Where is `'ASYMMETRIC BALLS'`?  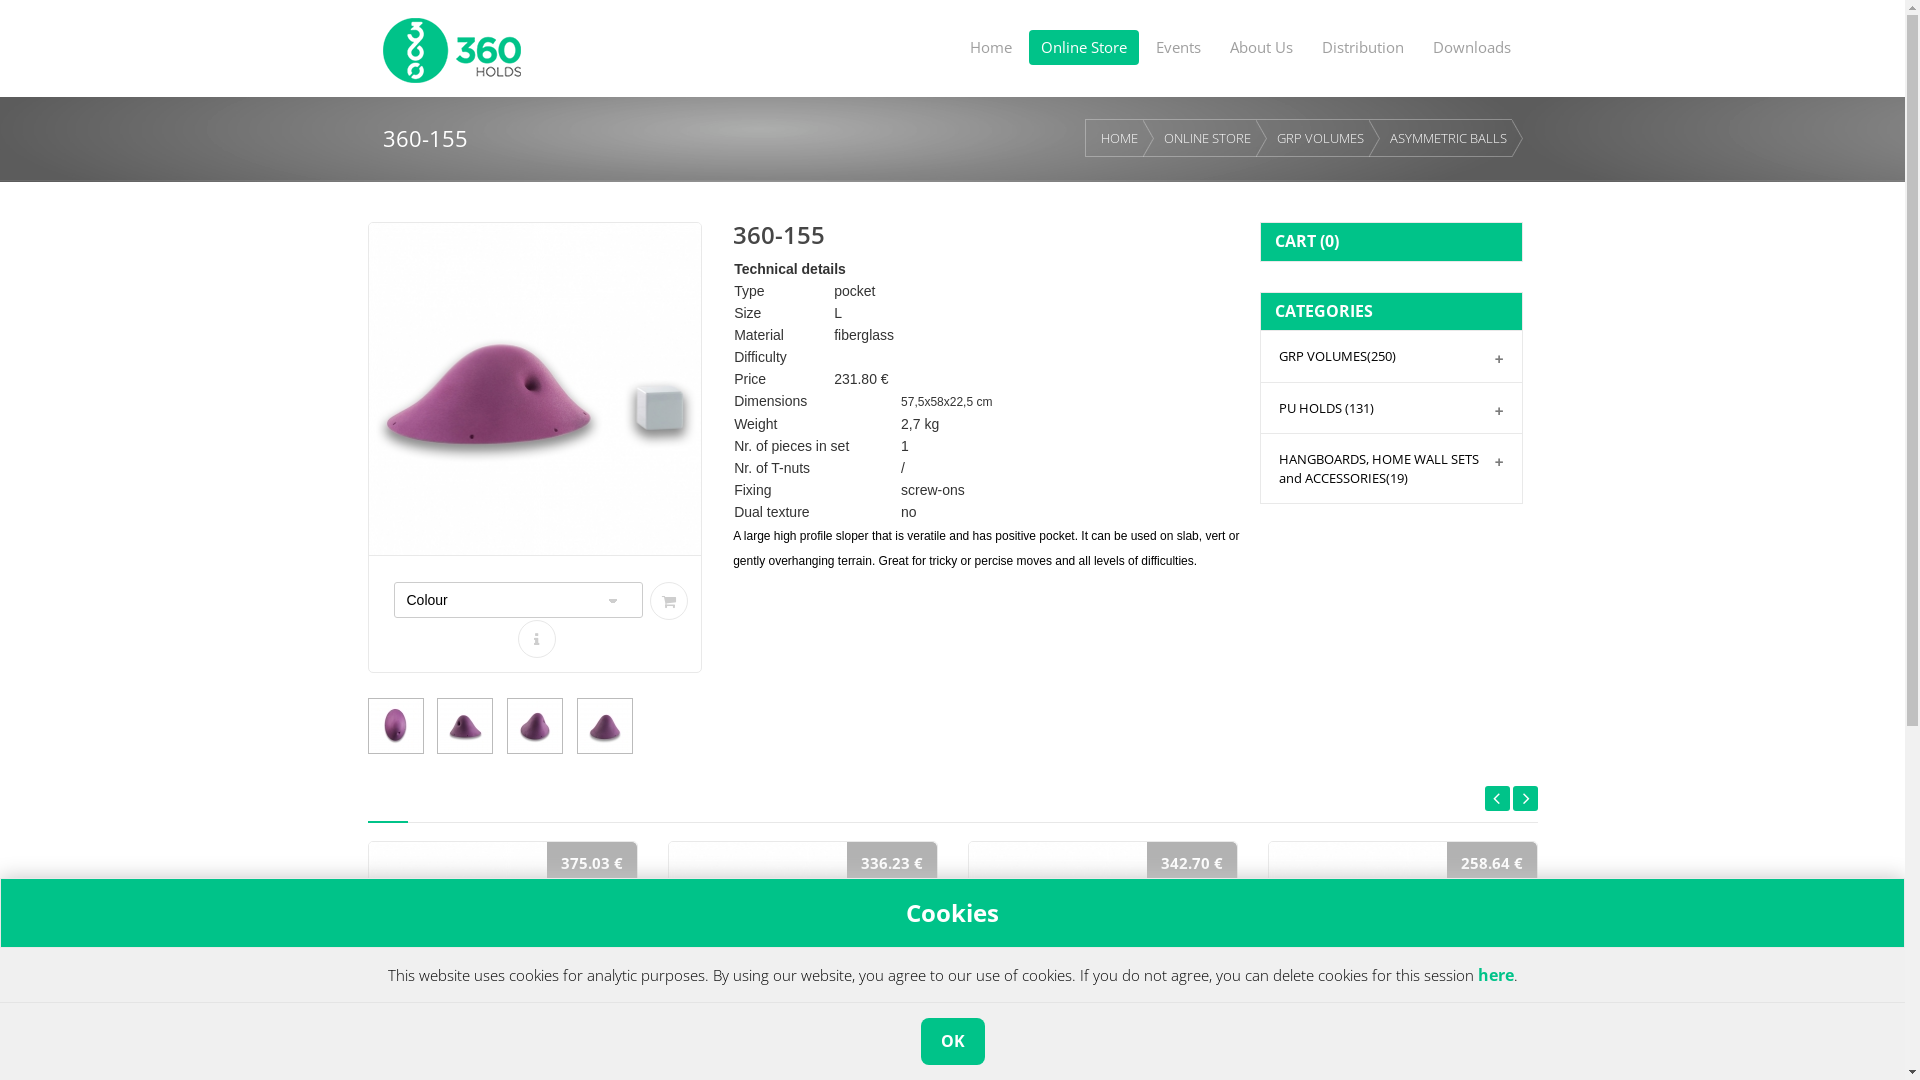
'ASYMMETRIC BALLS' is located at coordinates (1448, 137).